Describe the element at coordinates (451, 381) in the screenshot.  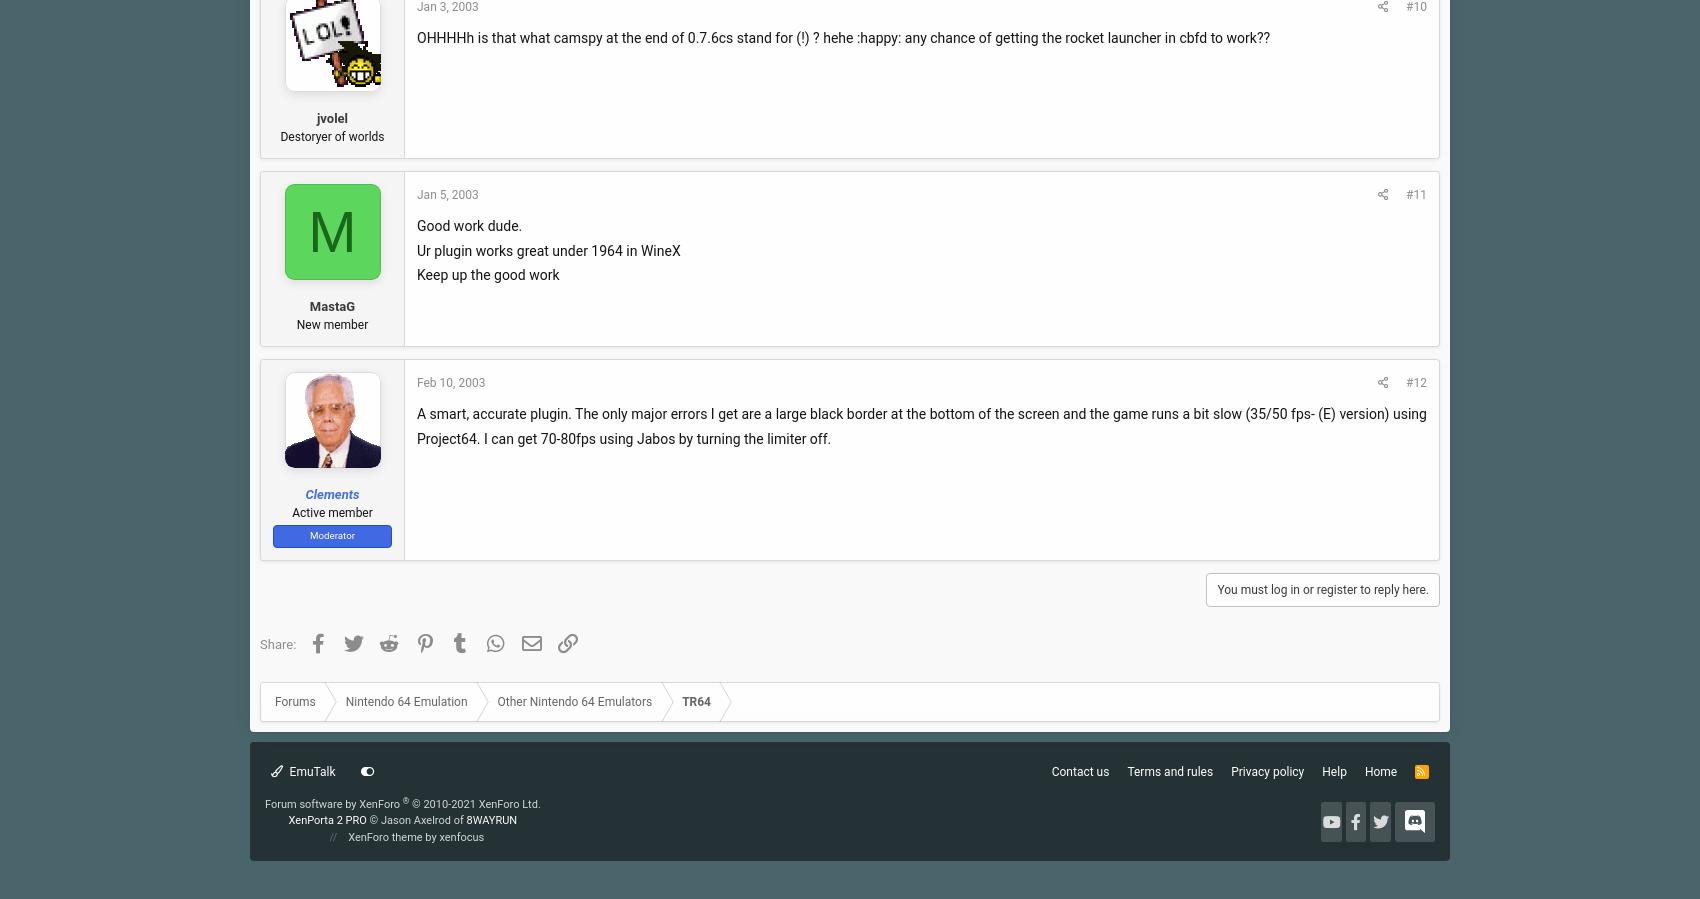
I see `'Feb 10, 2003'` at that location.